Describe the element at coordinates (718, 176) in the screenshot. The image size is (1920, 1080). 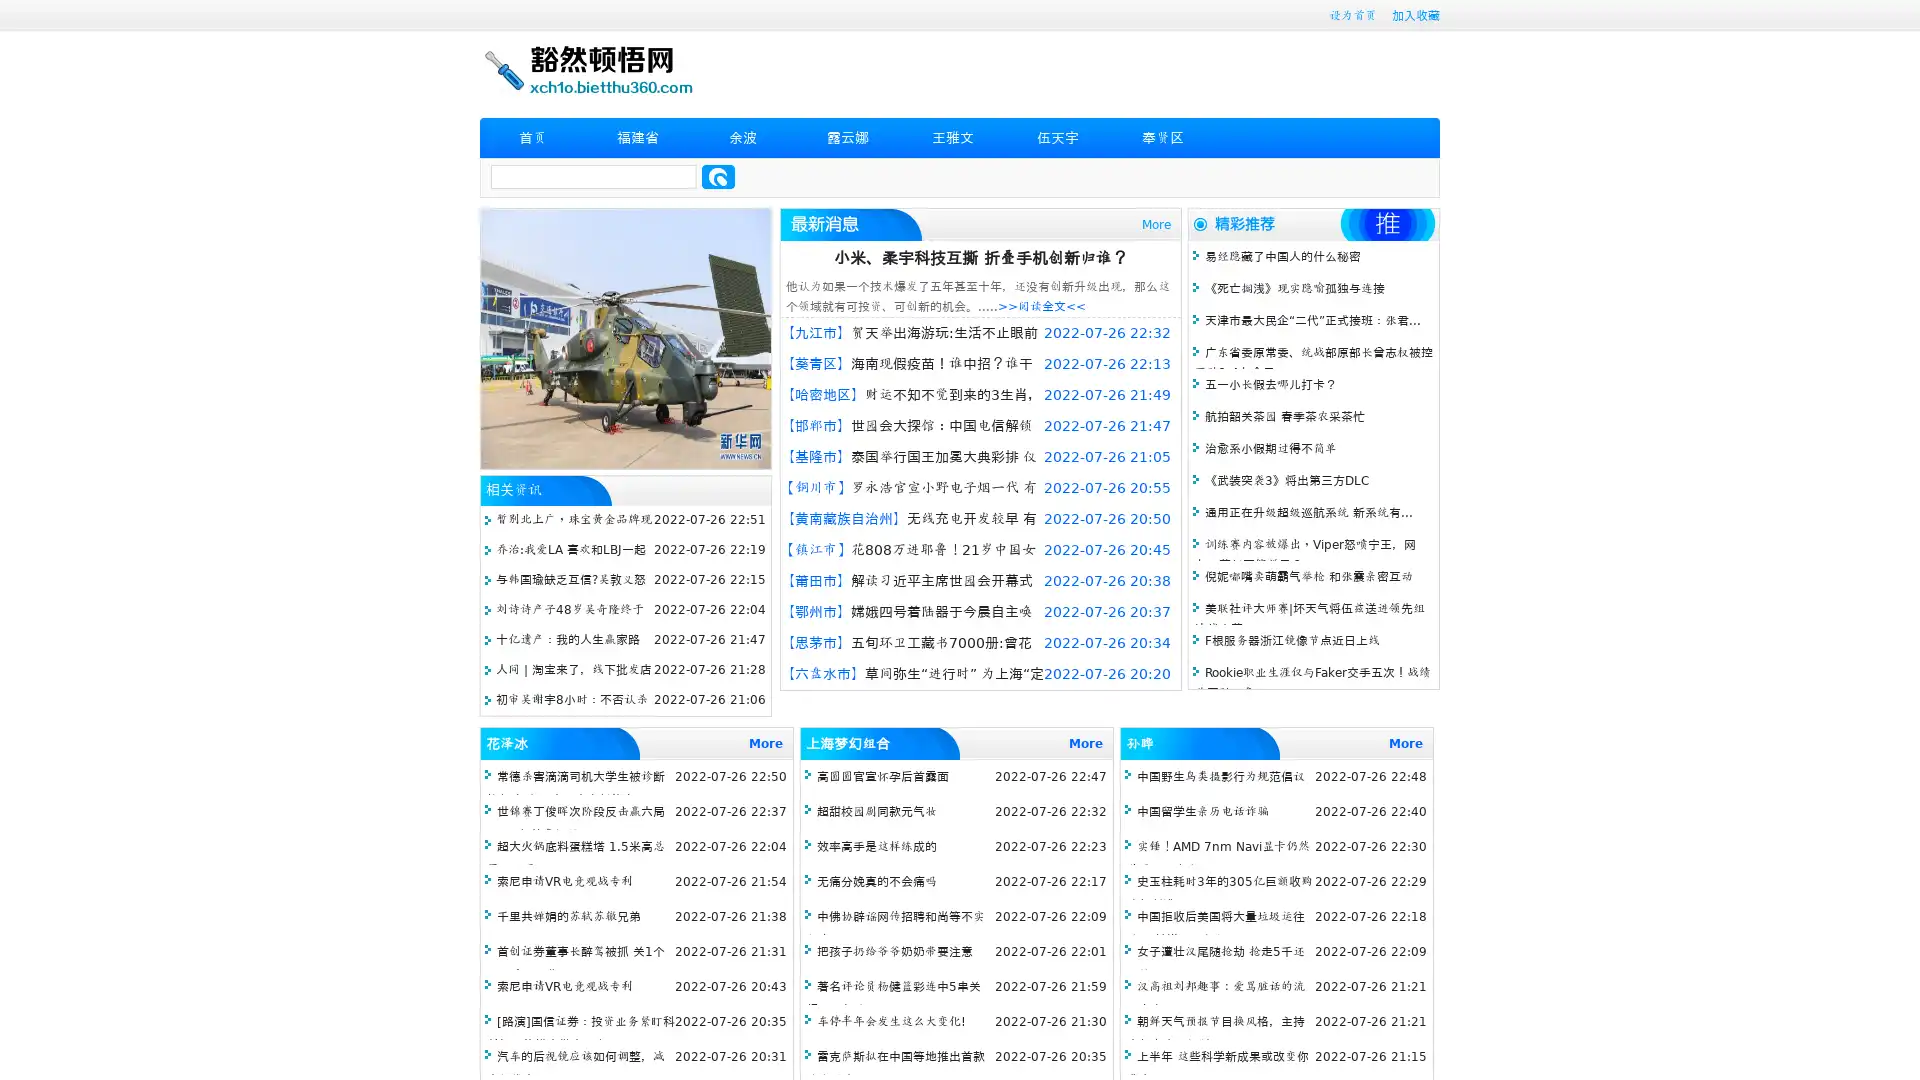
I see `Search` at that location.